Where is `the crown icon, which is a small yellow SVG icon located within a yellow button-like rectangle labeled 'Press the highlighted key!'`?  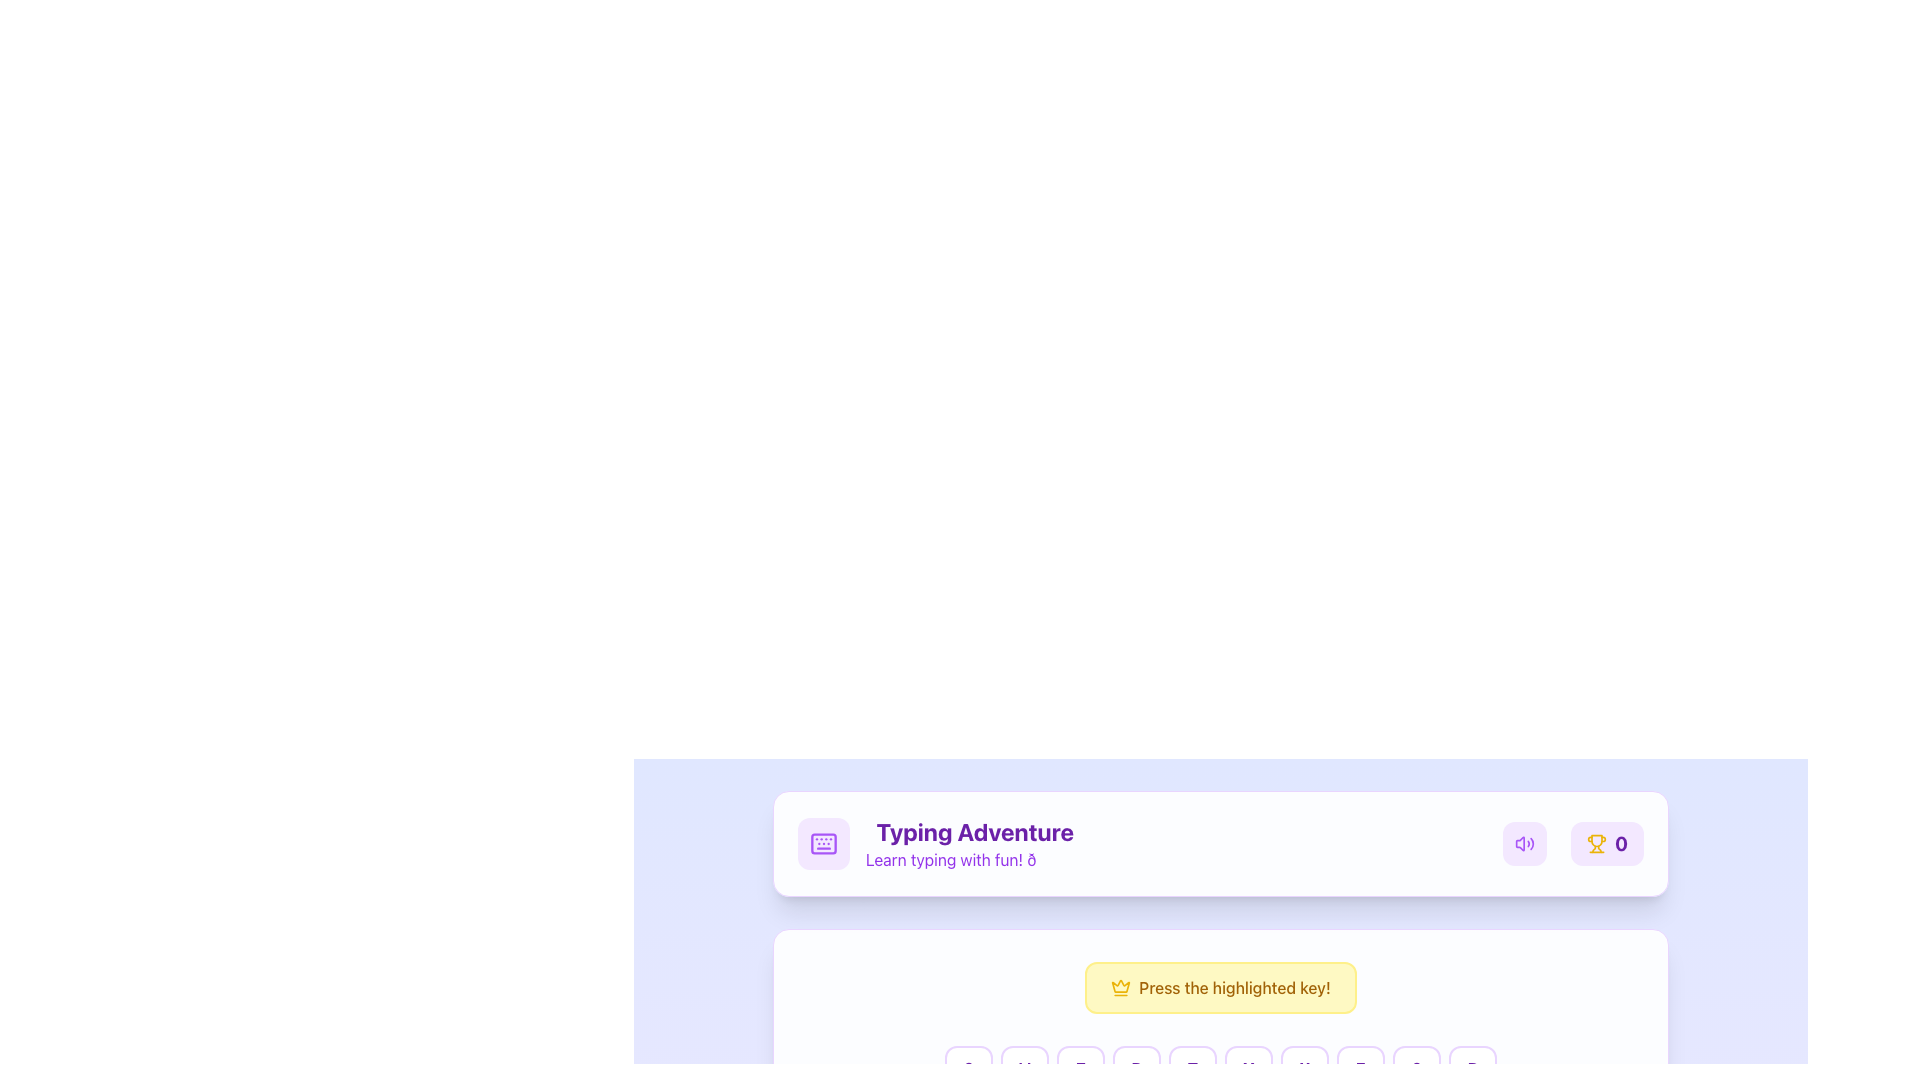
the crown icon, which is a small yellow SVG icon located within a yellow button-like rectangle labeled 'Press the highlighted key!' is located at coordinates (1121, 986).